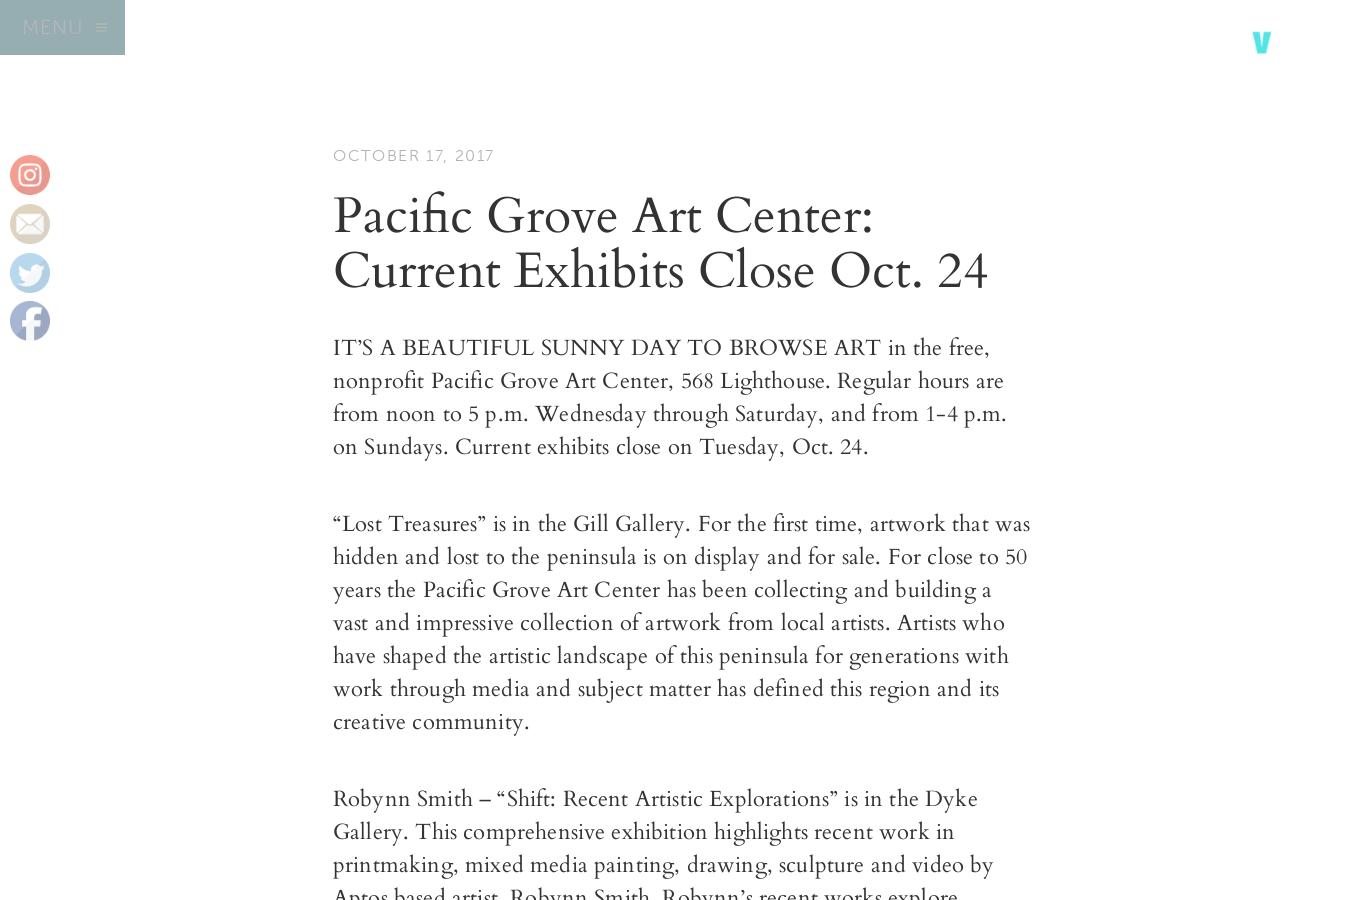  What do you see at coordinates (333, 622) in the screenshot?
I see `'“Lost Treasures” is in the Gill Gallery. For the first time, artwork that was hidden and lost to the peninsula is on display and for sale. For close to 50 years the Pacific Grove Art Center has been collecting and building a vast and impressive collection of artwork from local artists. Artists who have shaped the artistic landscape of this peninsula for generations with work through media and subject matter has defined this region and its creative community.'` at bounding box center [333, 622].